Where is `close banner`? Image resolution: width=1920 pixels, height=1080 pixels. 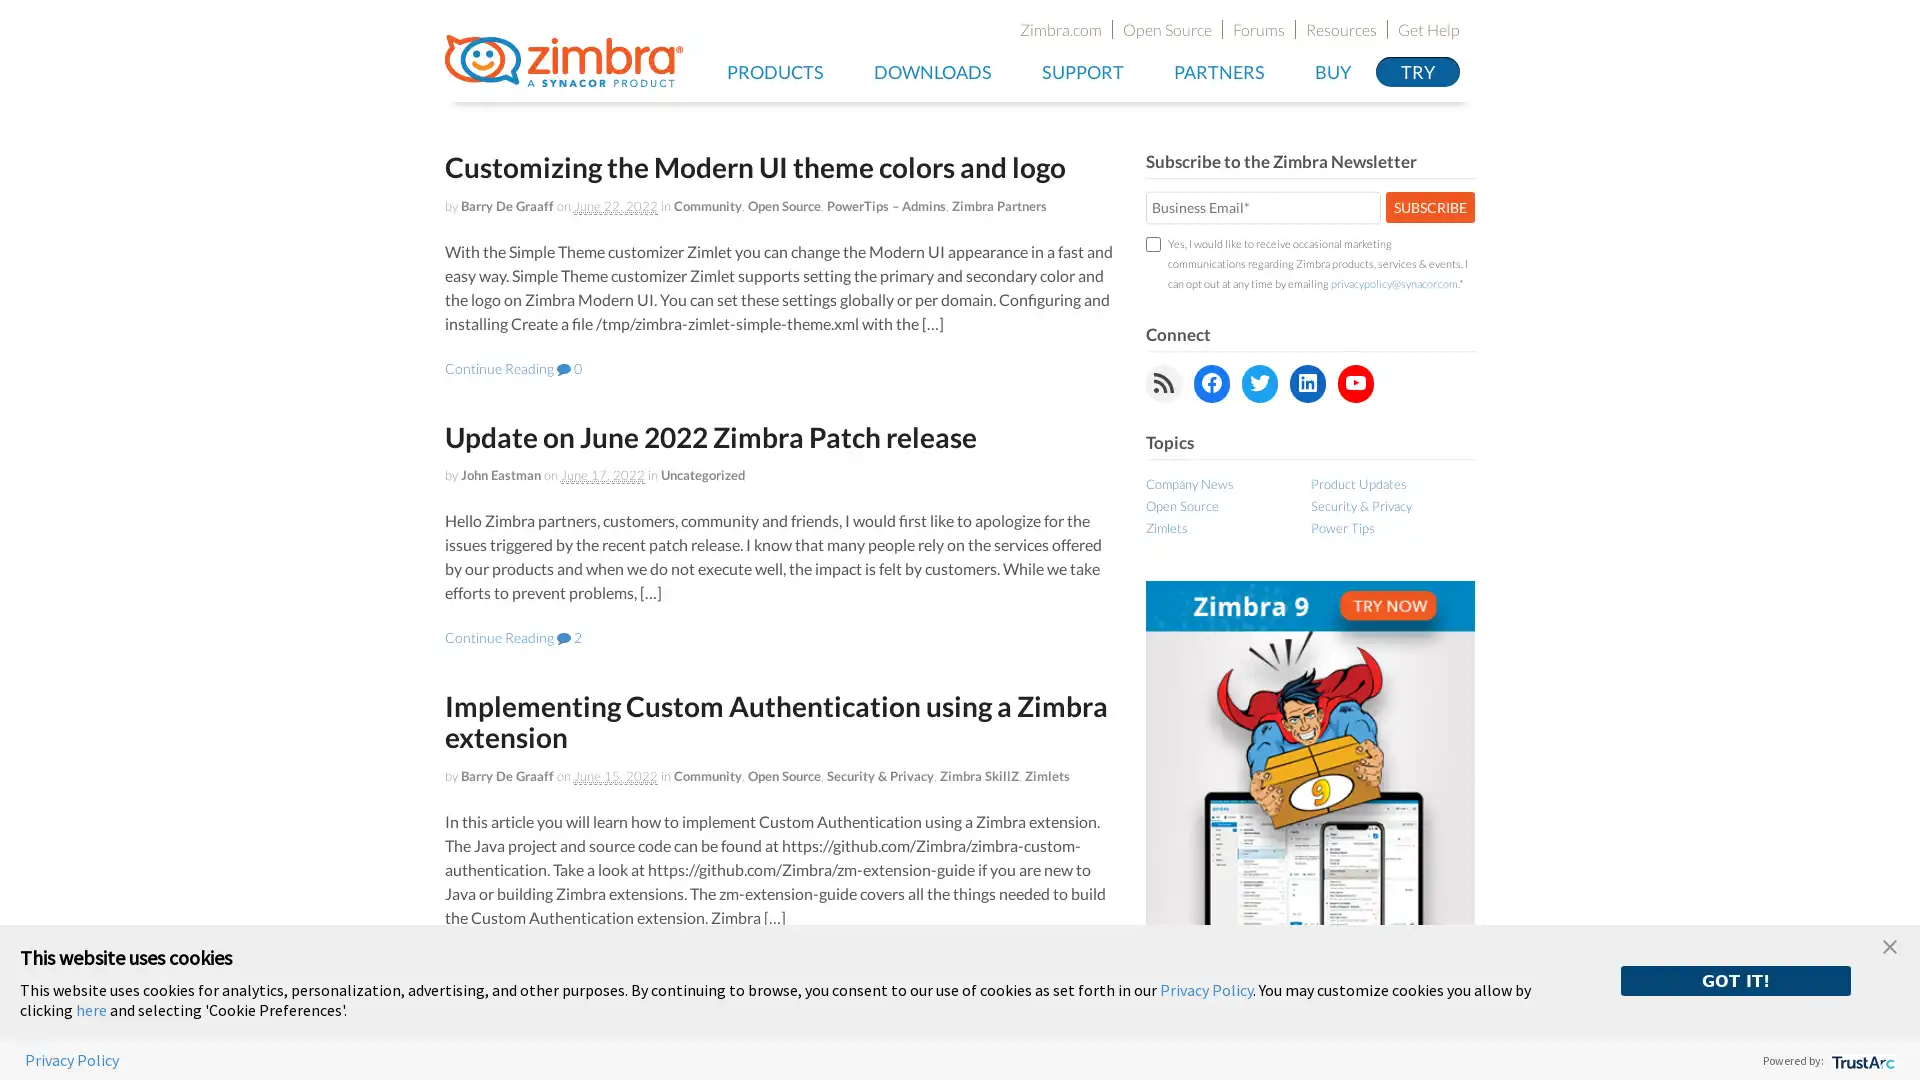
close banner is located at coordinates (1889, 944).